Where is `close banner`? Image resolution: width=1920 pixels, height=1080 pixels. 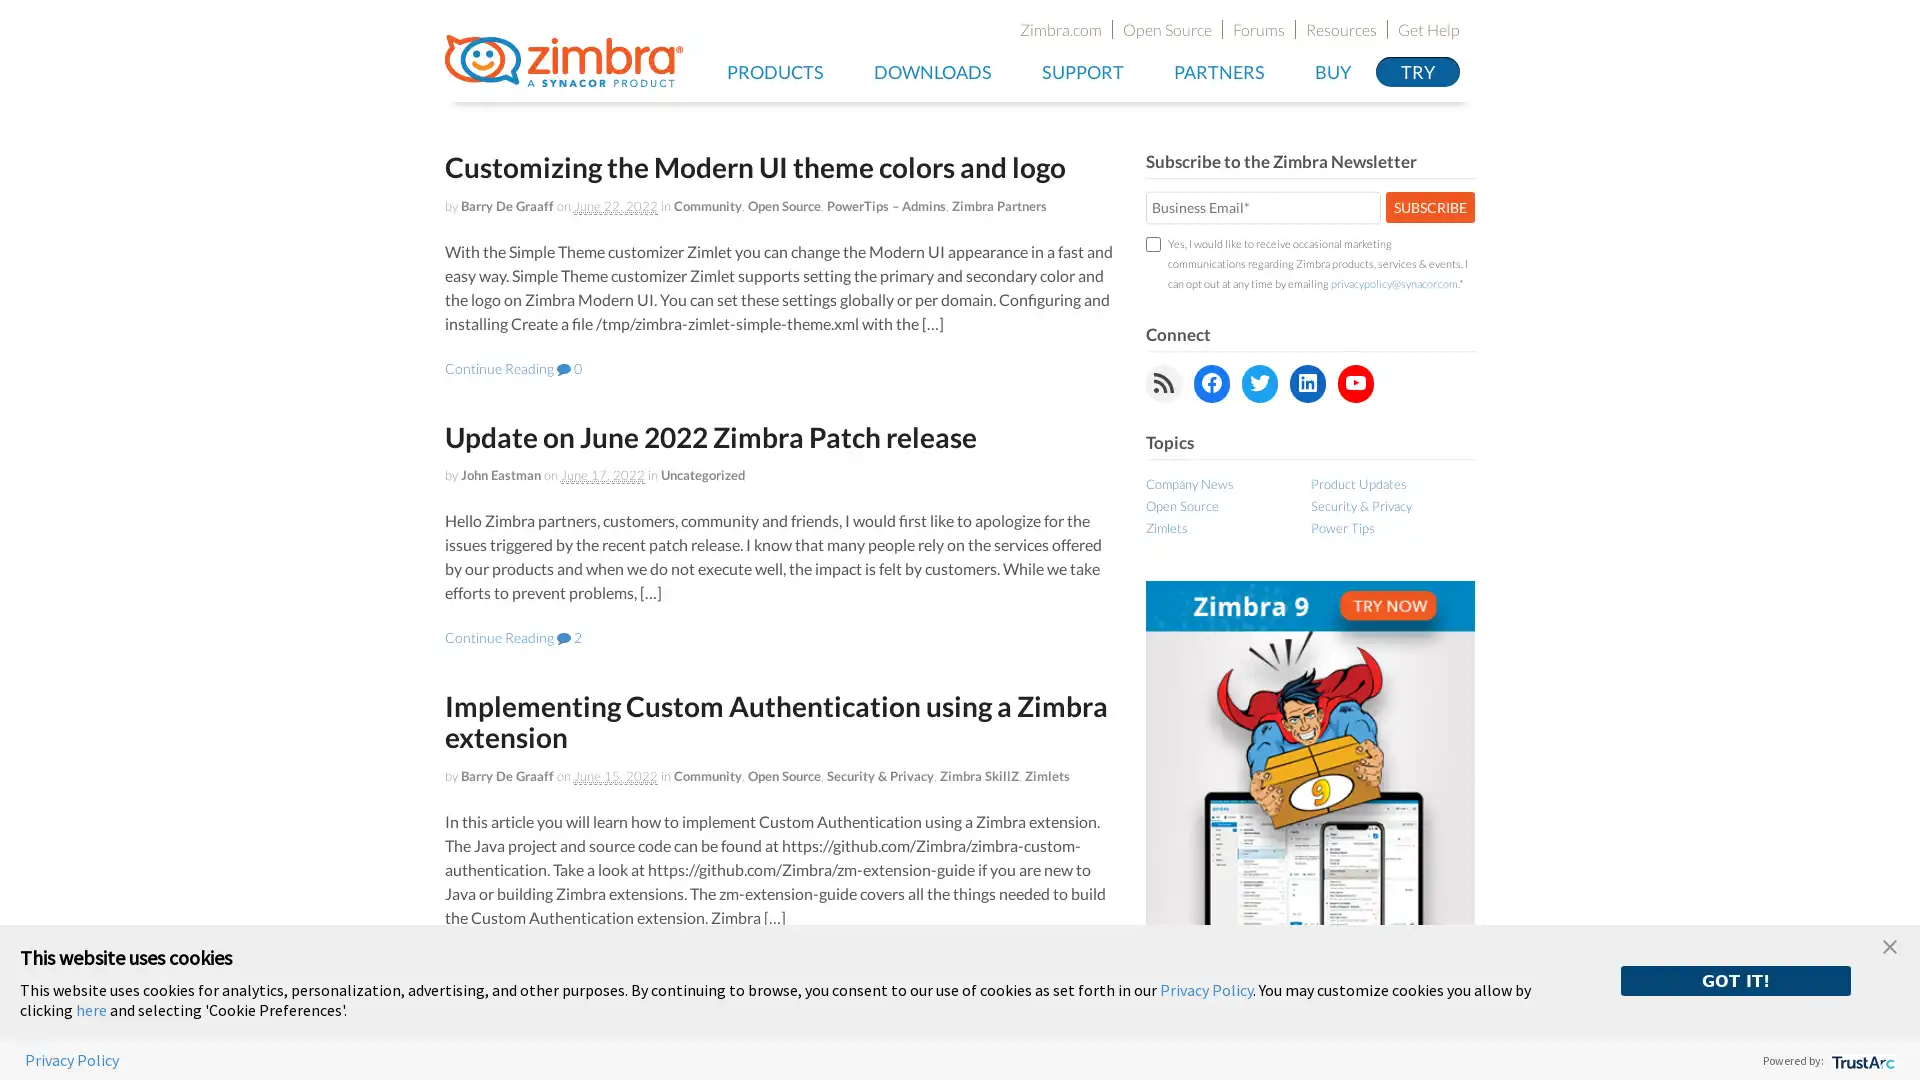
close banner is located at coordinates (1889, 944).